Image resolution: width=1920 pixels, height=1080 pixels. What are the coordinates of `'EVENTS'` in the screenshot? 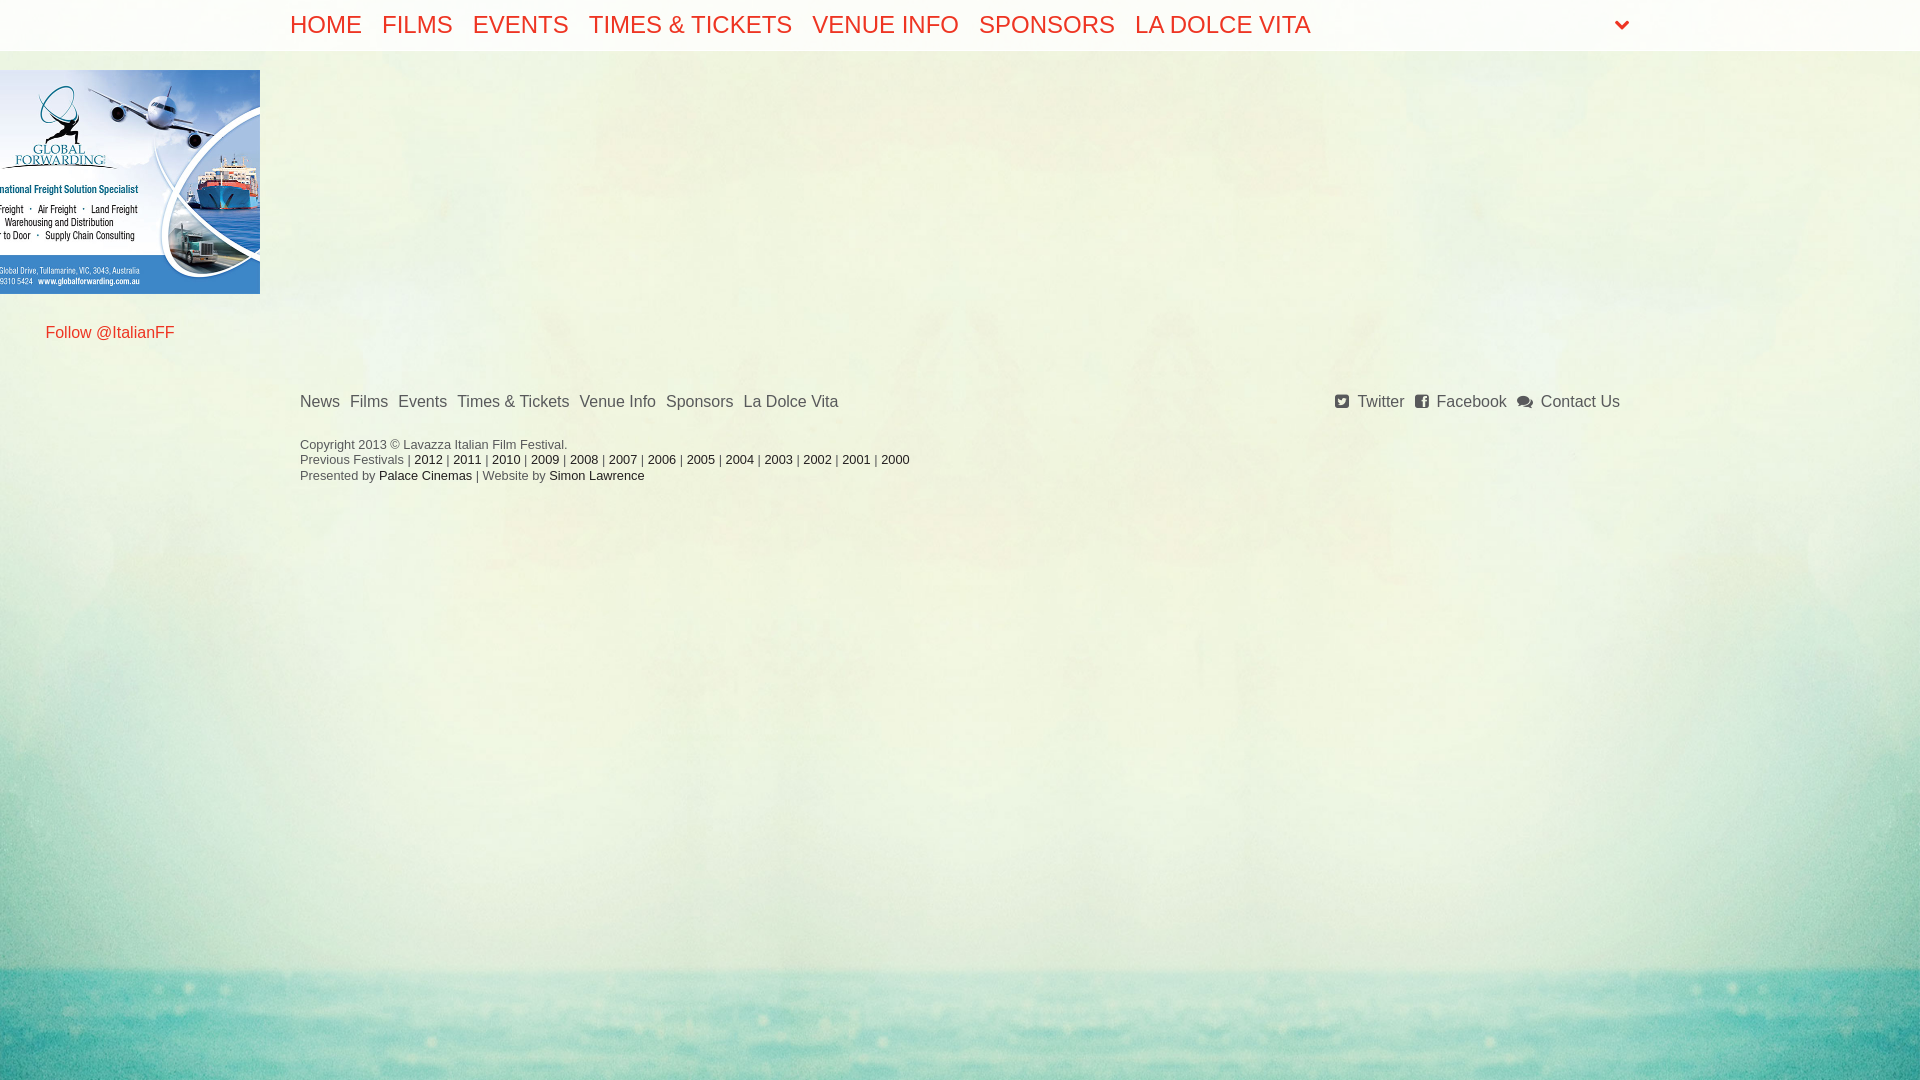 It's located at (521, 24).